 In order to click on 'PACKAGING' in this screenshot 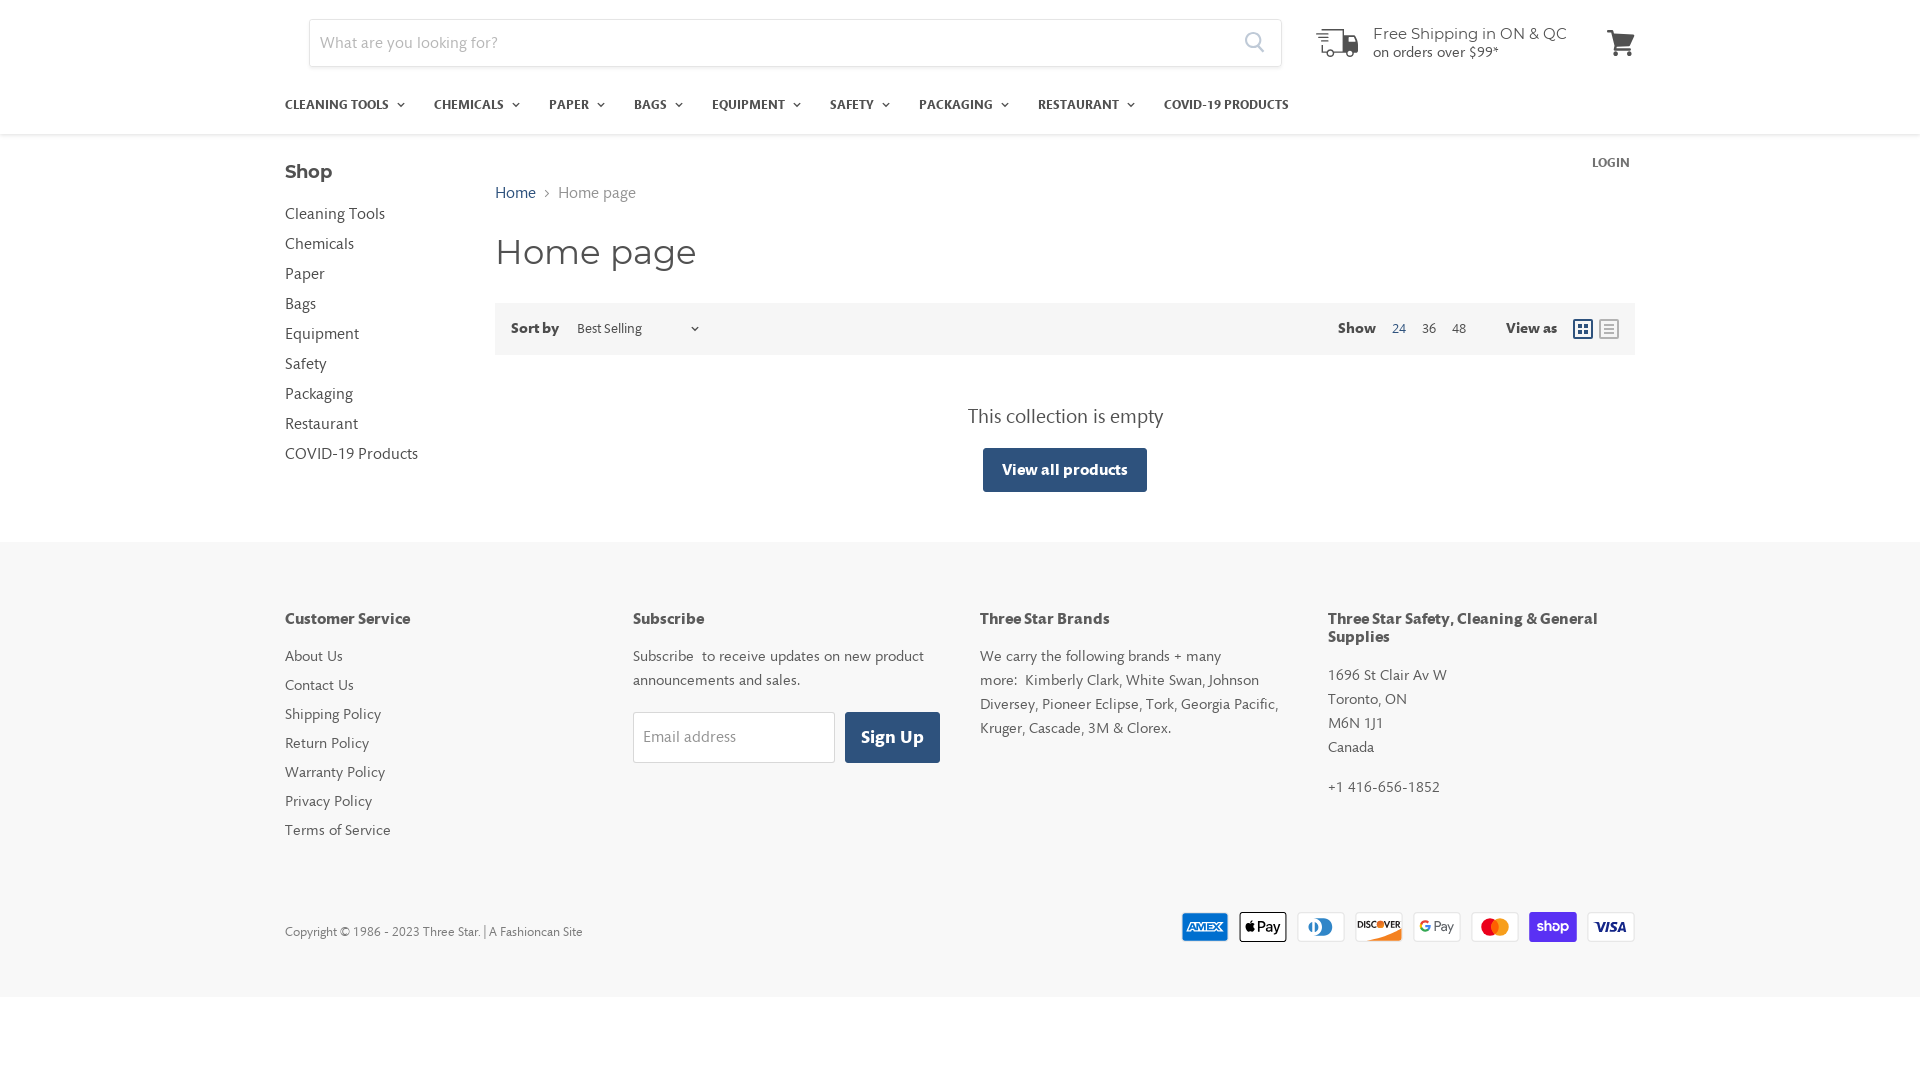, I will do `click(961, 104)`.